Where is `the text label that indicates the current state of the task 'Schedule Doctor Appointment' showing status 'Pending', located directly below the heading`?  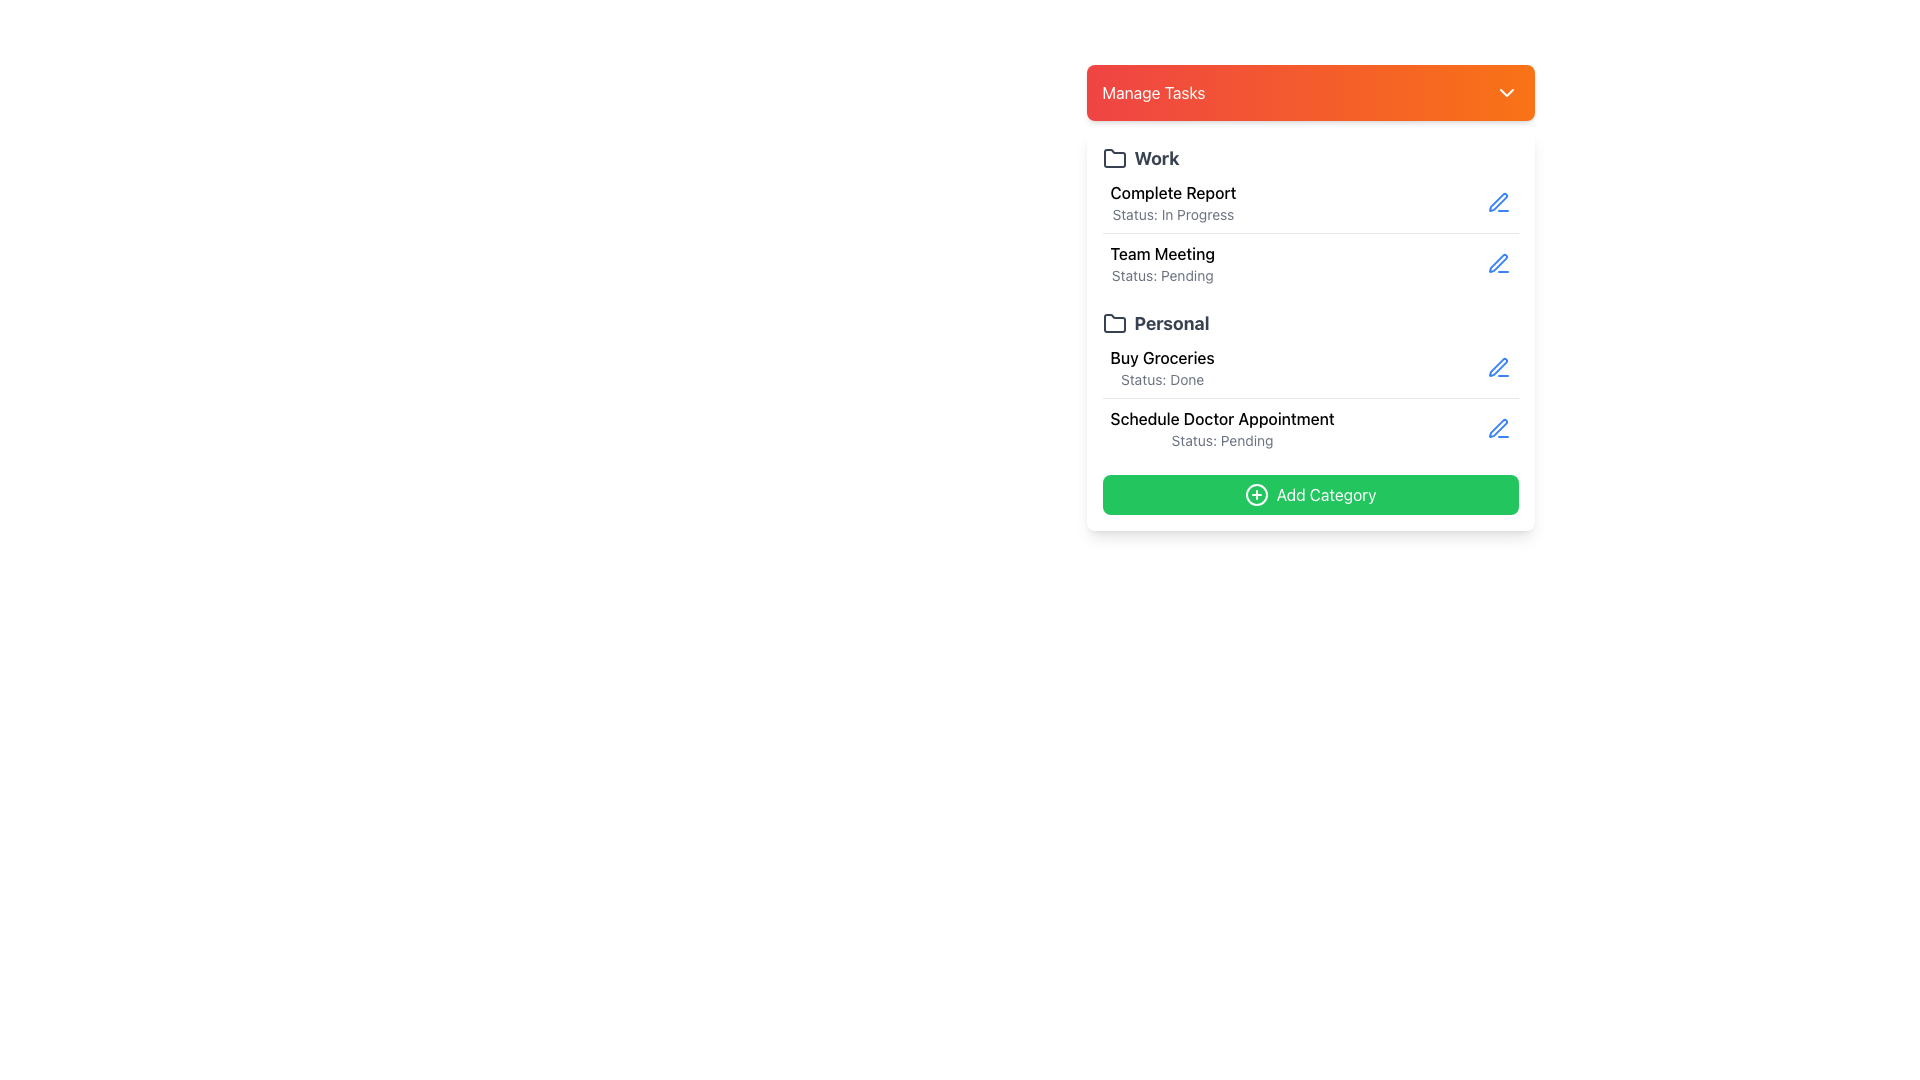
the text label that indicates the current state of the task 'Schedule Doctor Appointment' showing status 'Pending', located directly below the heading is located at coordinates (1221, 439).